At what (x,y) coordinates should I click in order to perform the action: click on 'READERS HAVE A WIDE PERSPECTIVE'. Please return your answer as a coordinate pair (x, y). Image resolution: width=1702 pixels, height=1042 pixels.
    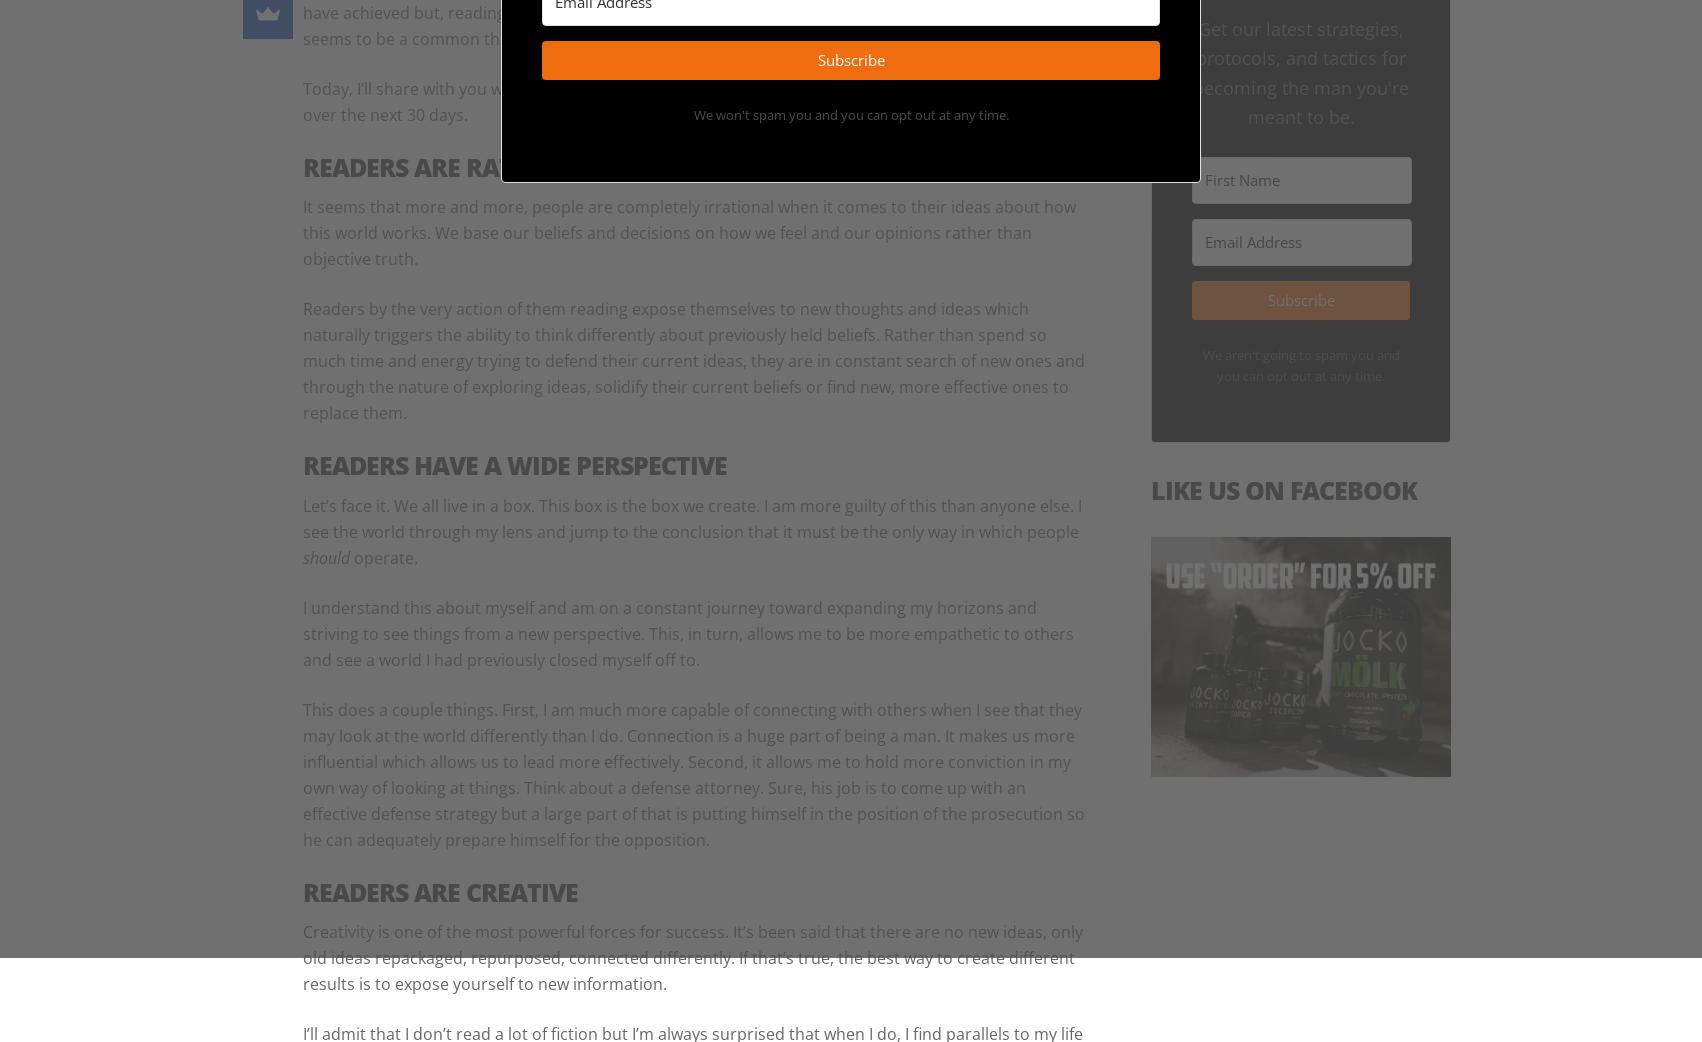
    Looking at the image, I should click on (514, 465).